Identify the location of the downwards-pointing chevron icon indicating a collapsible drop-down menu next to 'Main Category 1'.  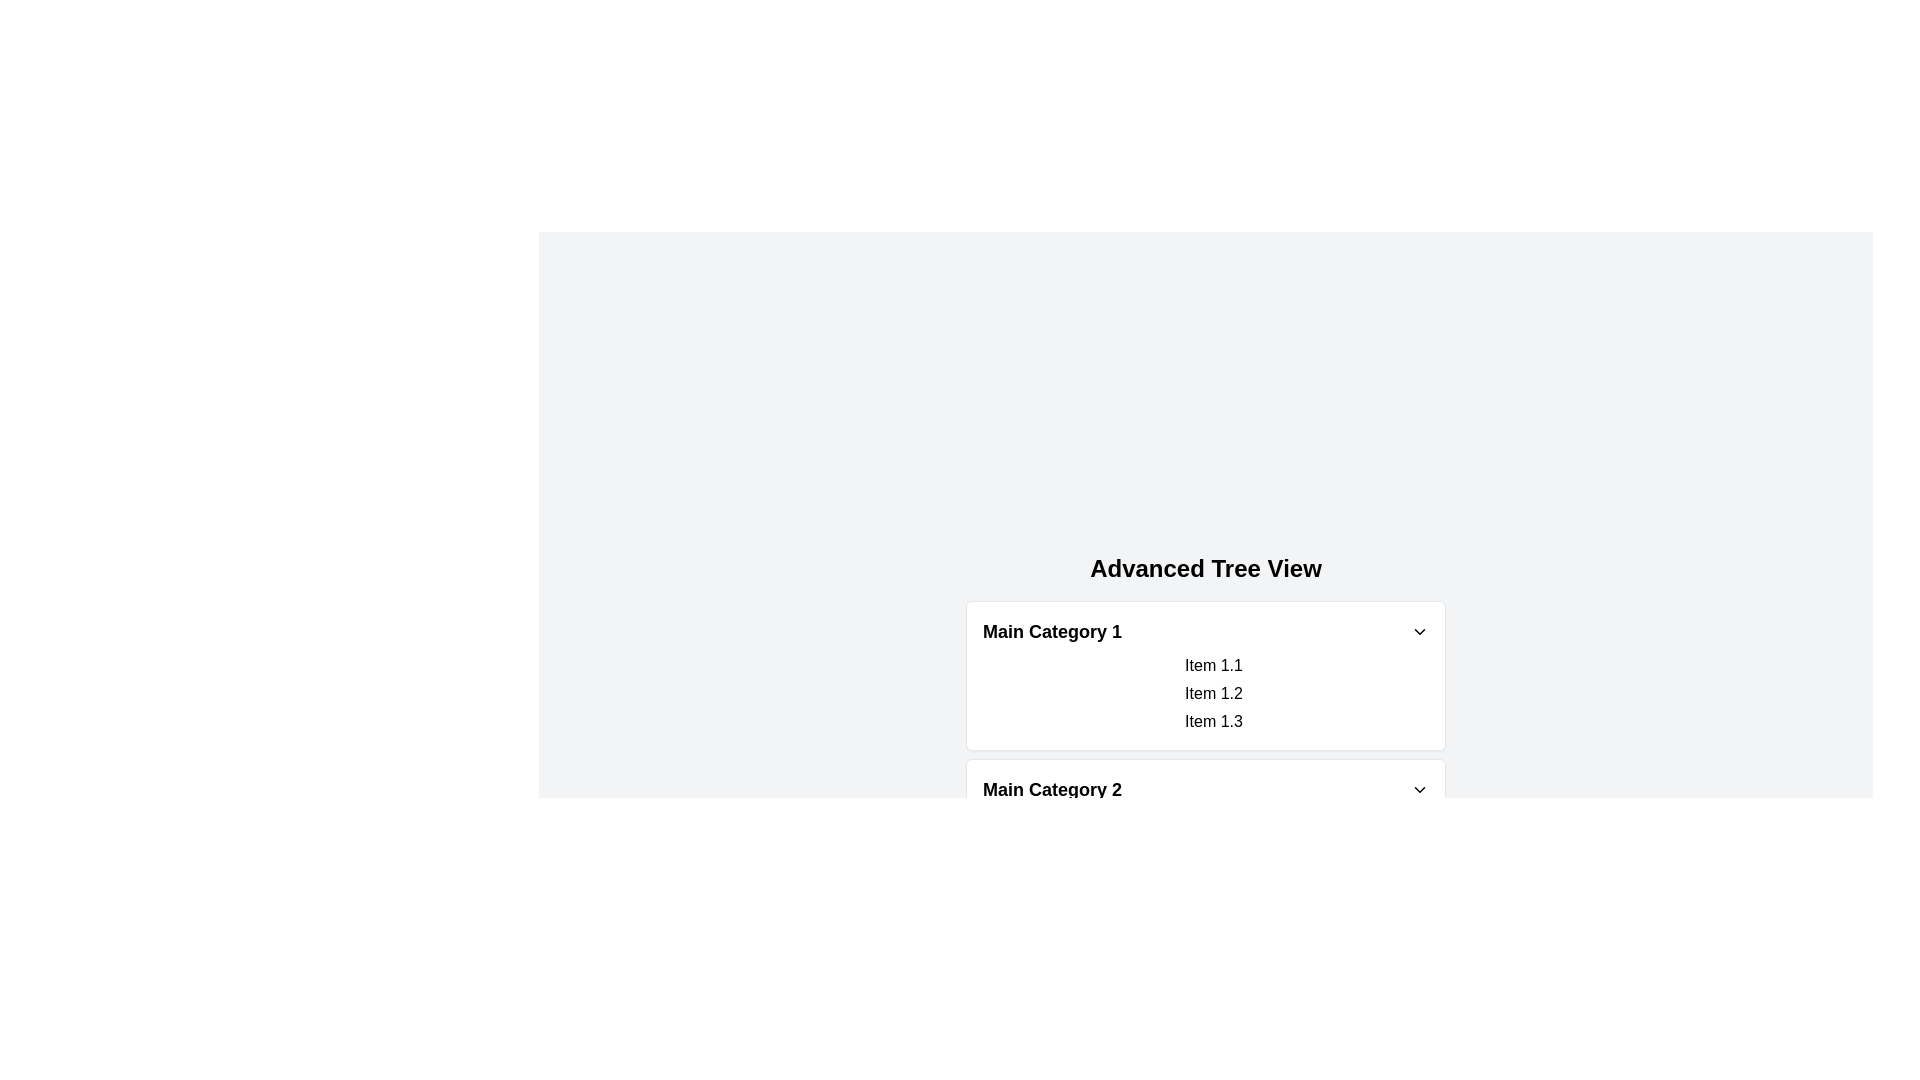
(1419, 632).